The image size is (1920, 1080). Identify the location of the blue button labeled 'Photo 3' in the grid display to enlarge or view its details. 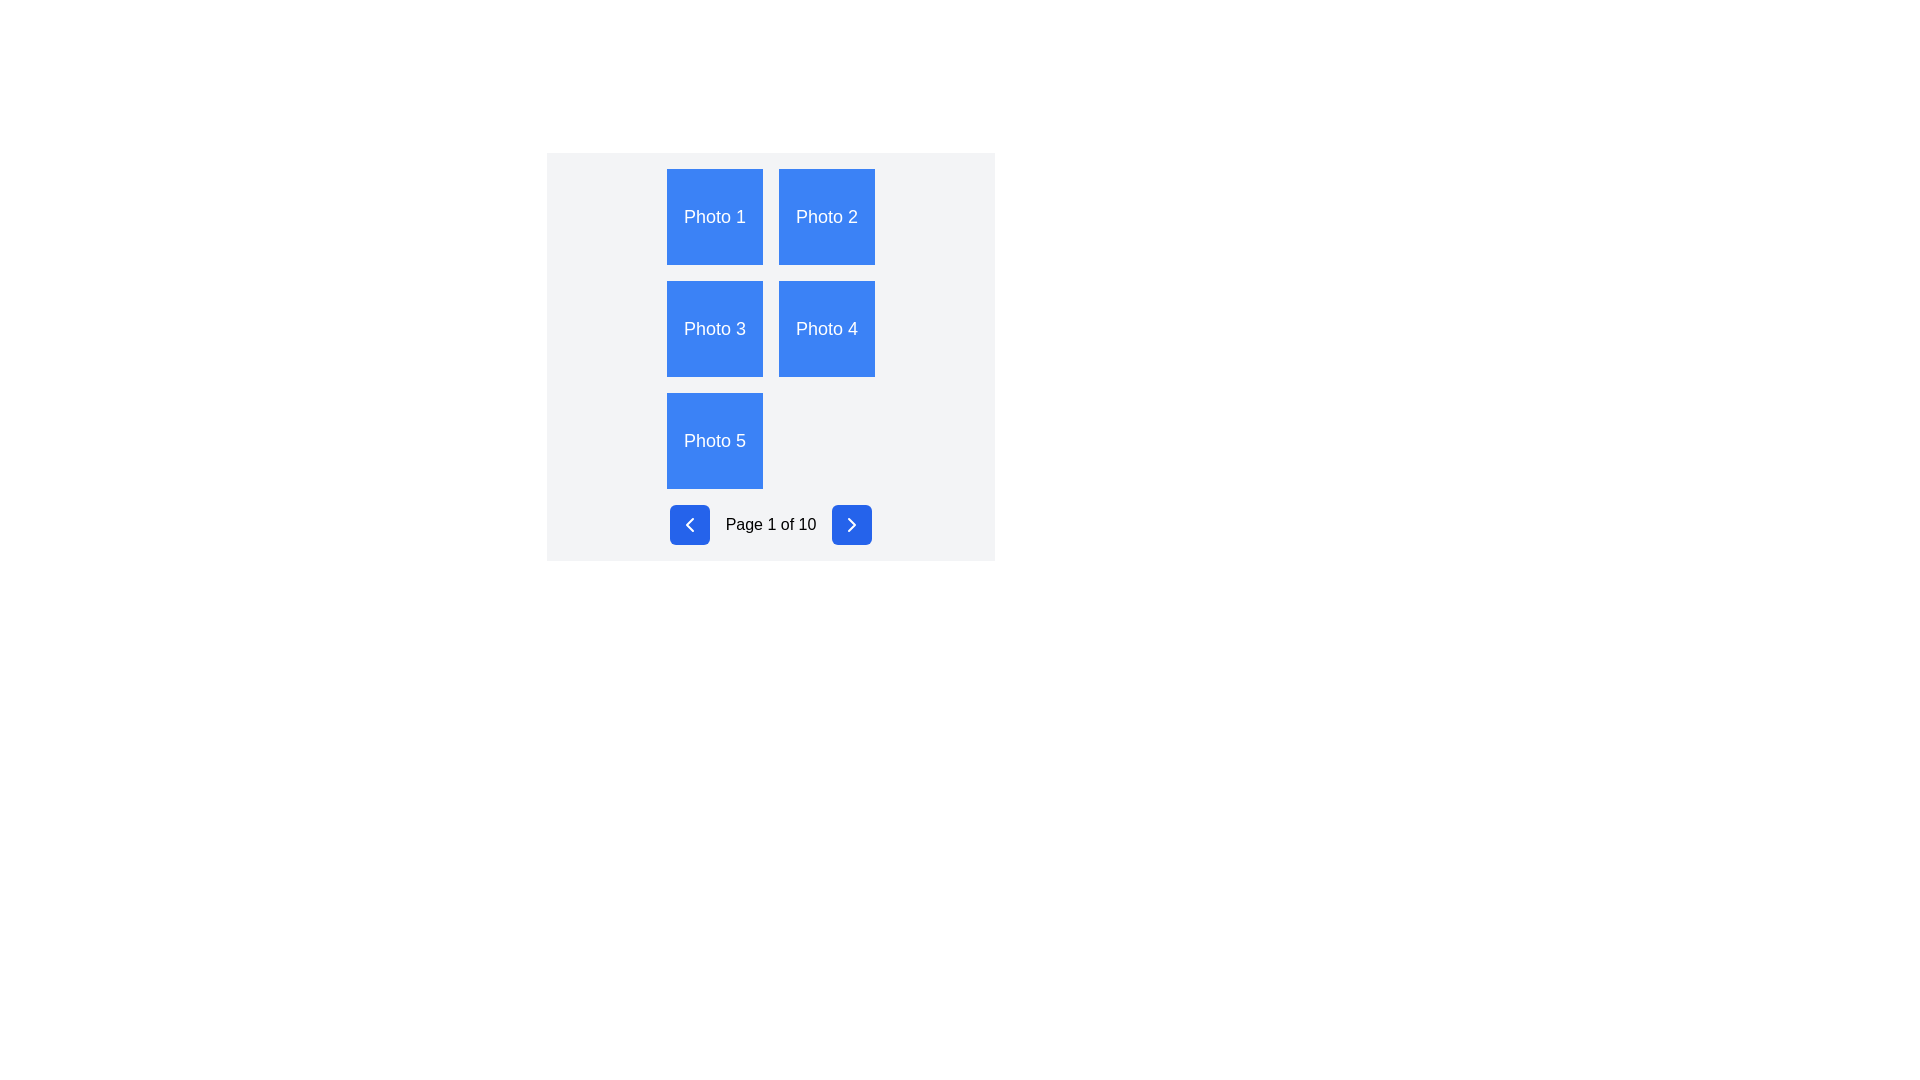
(770, 356).